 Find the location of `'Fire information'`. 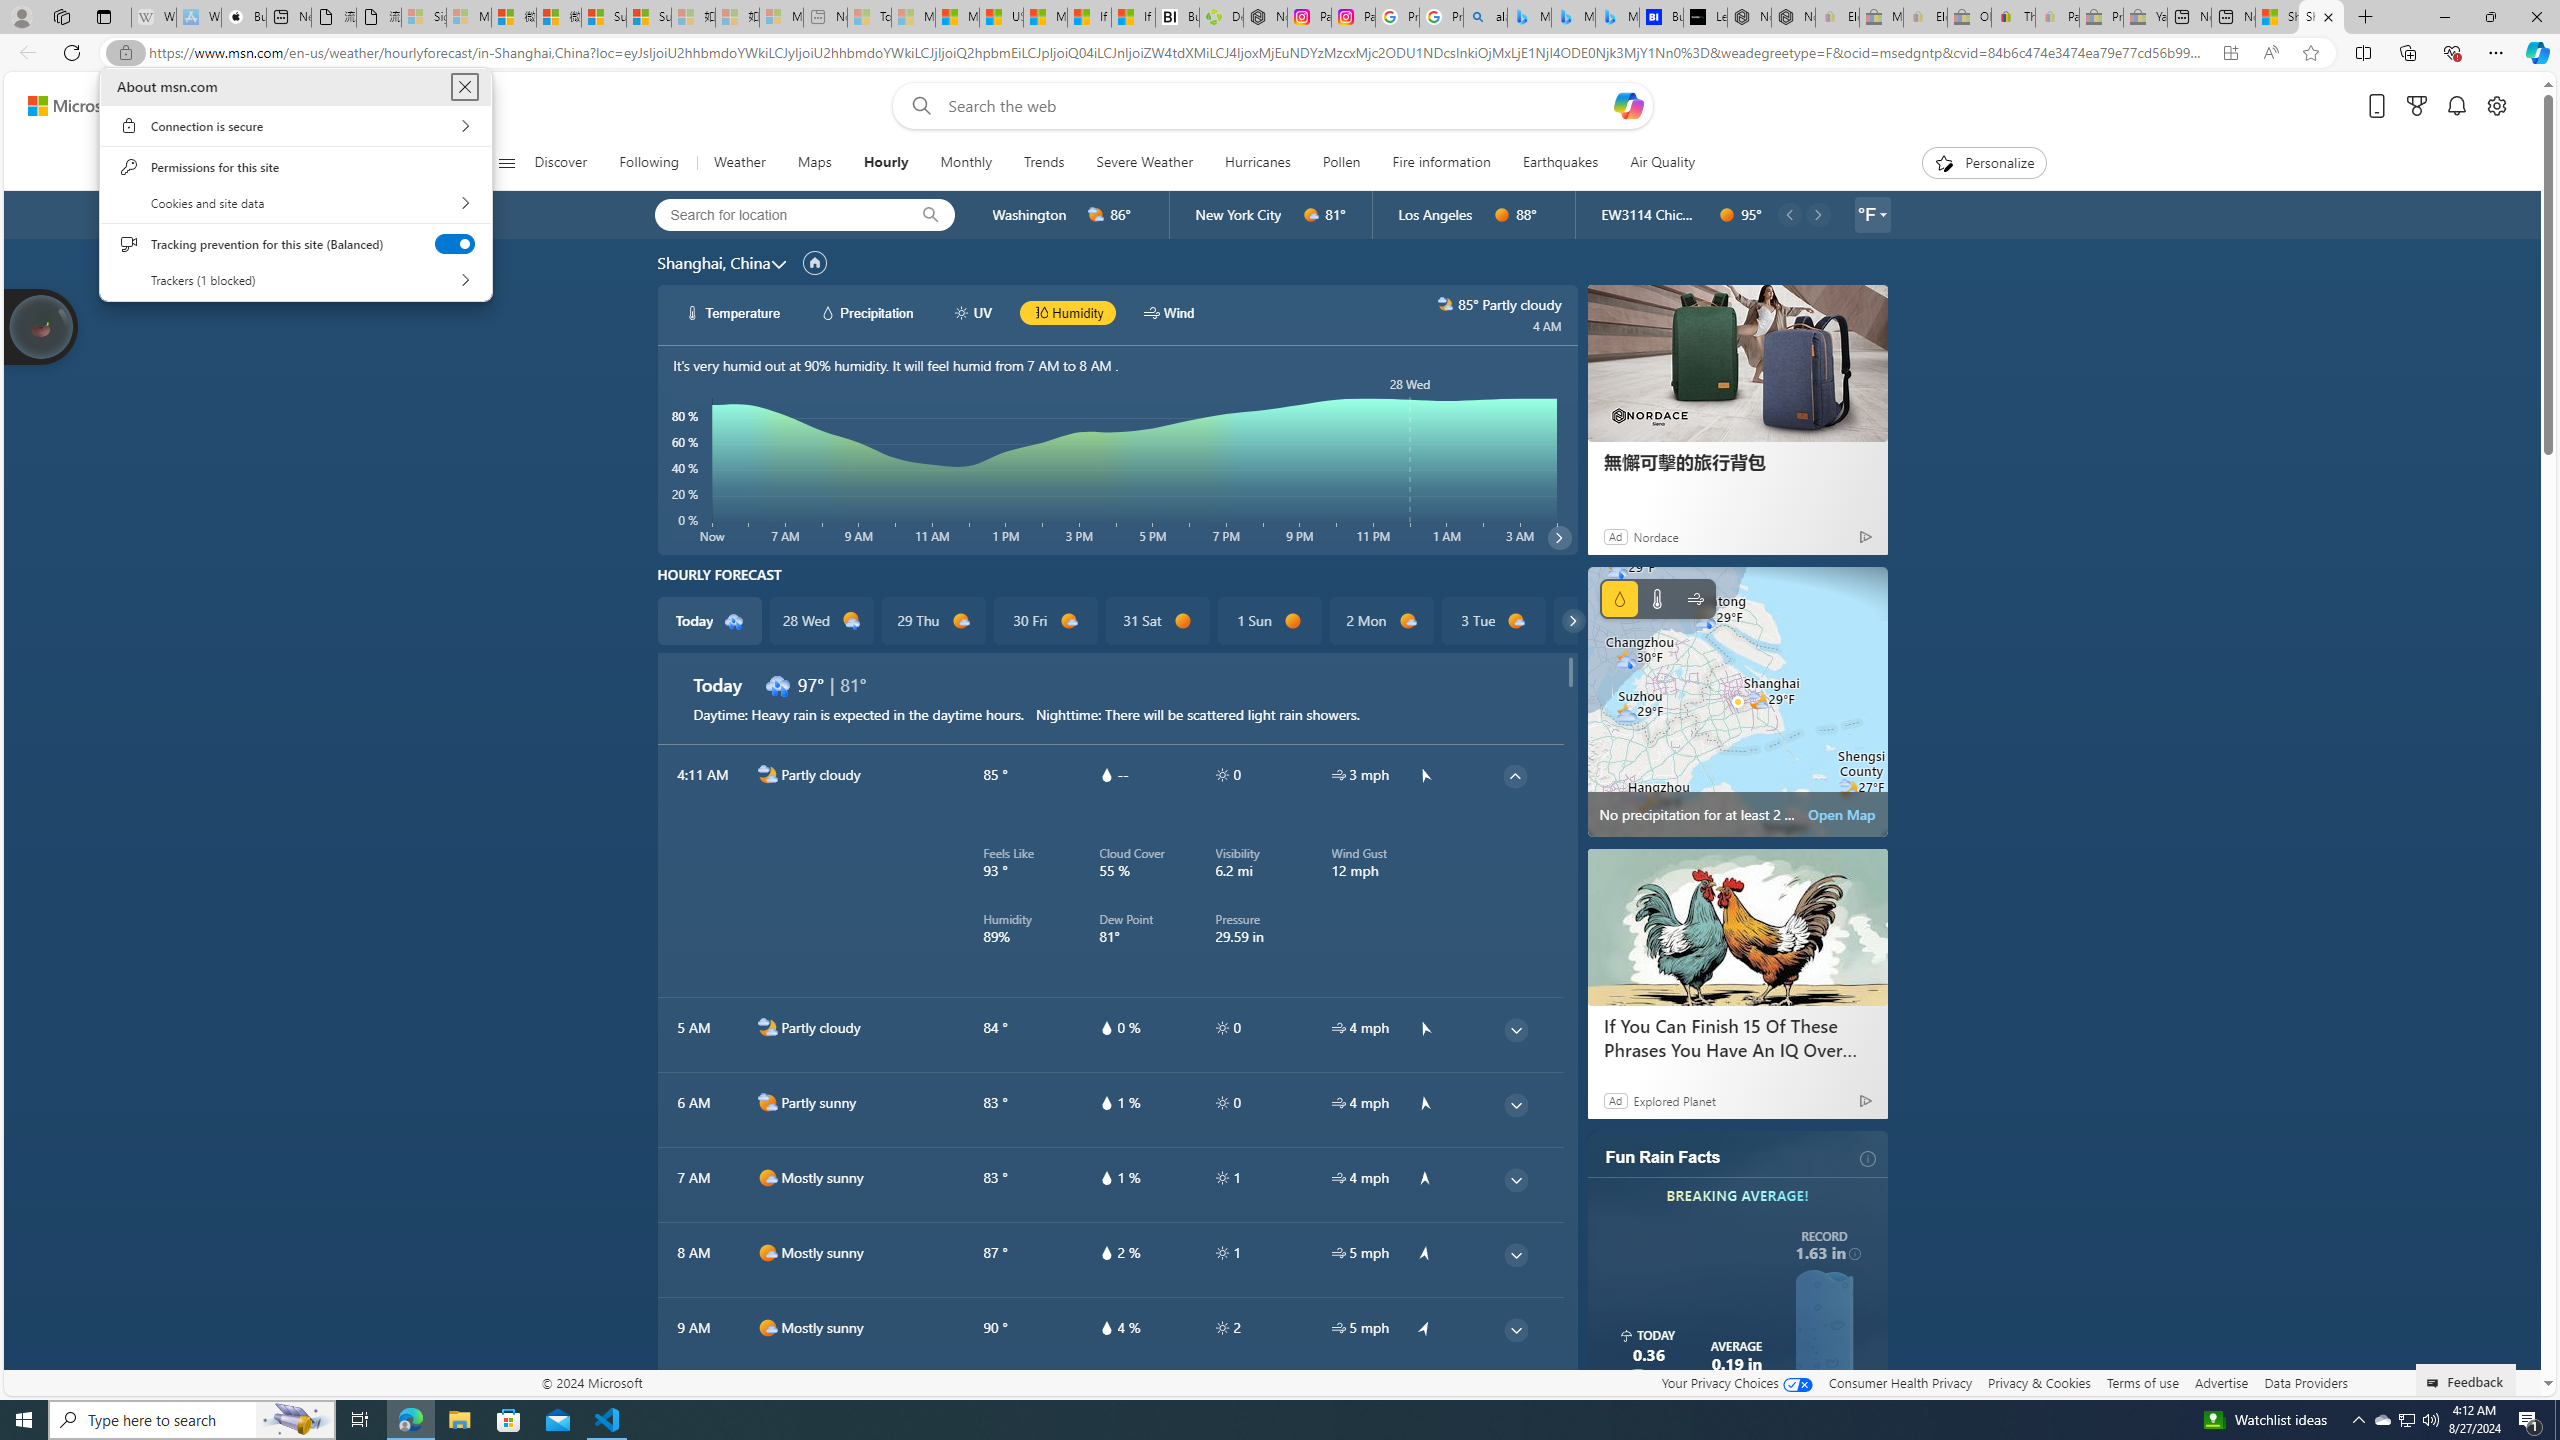

'Fire information' is located at coordinates (1442, 162).